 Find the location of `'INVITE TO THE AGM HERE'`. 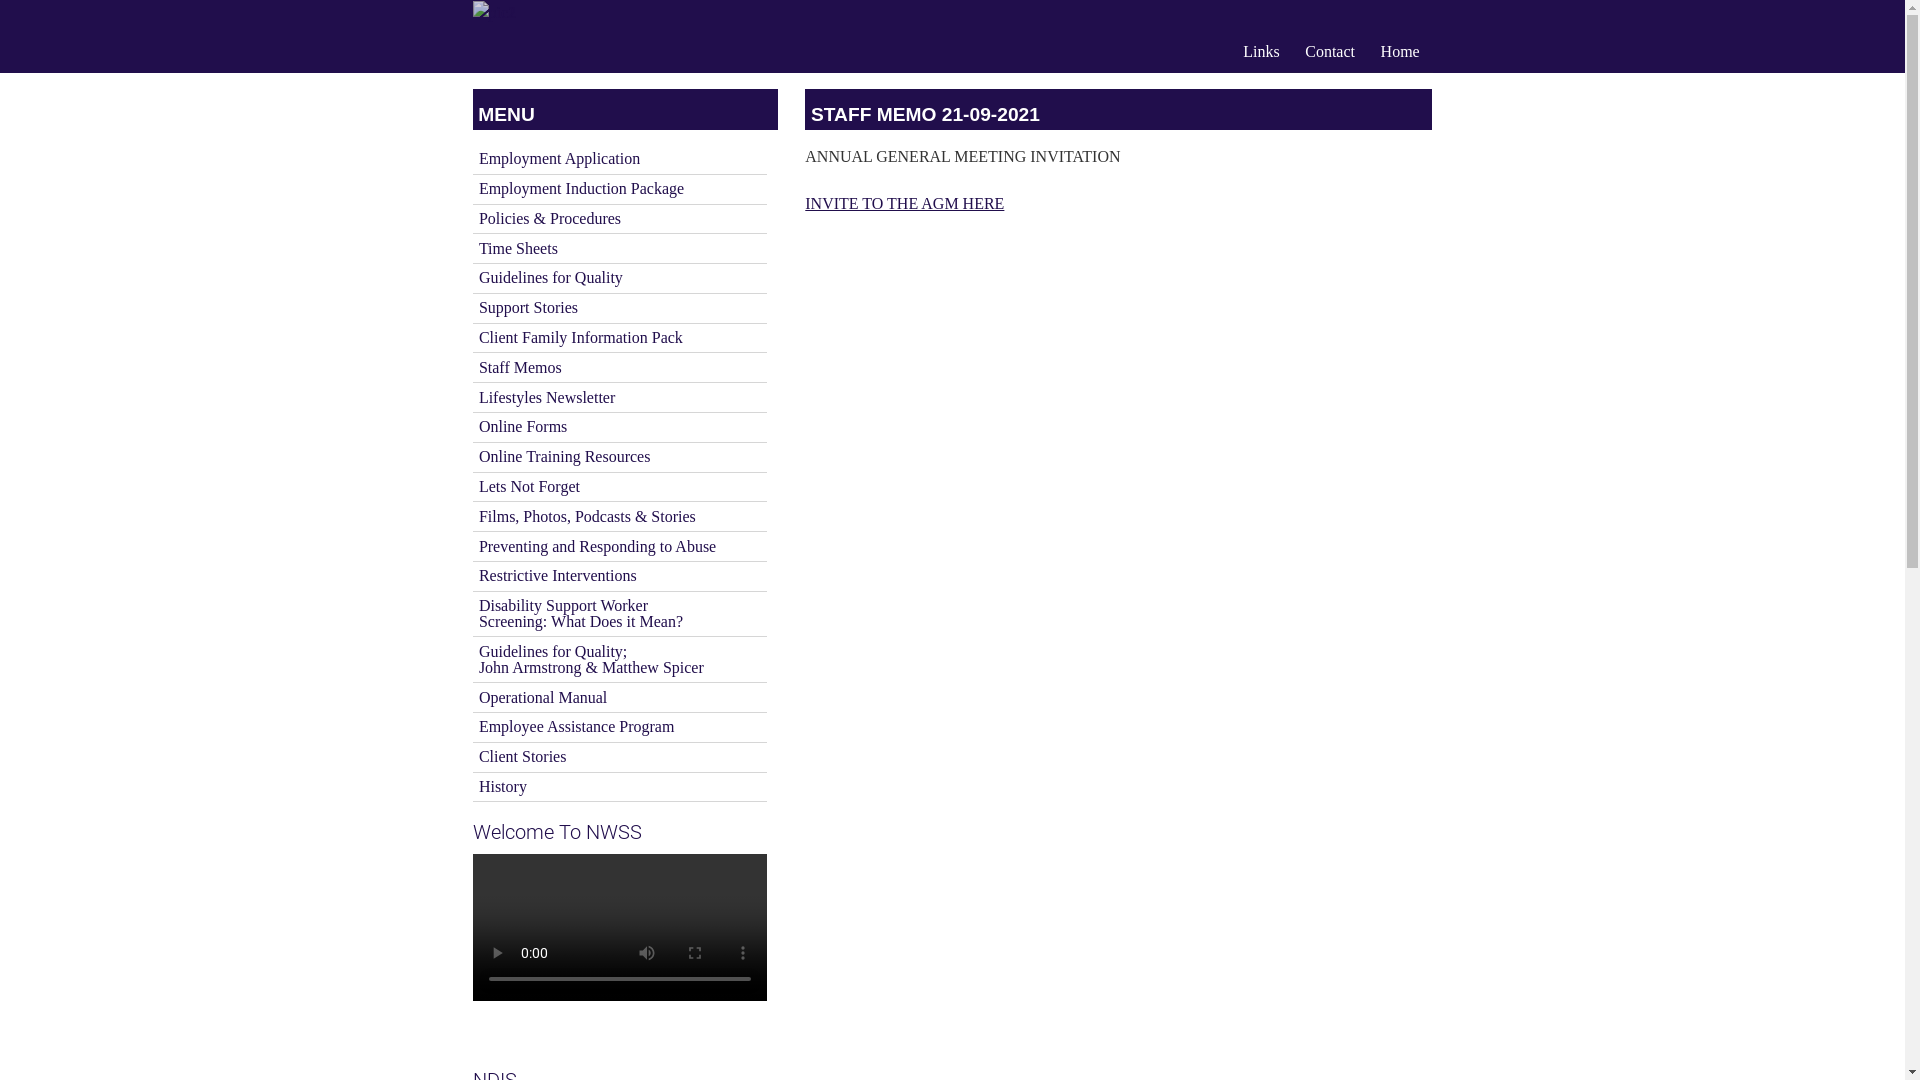

'INVITE TO THE AGM HERE' is located at coordinates (903, 203).